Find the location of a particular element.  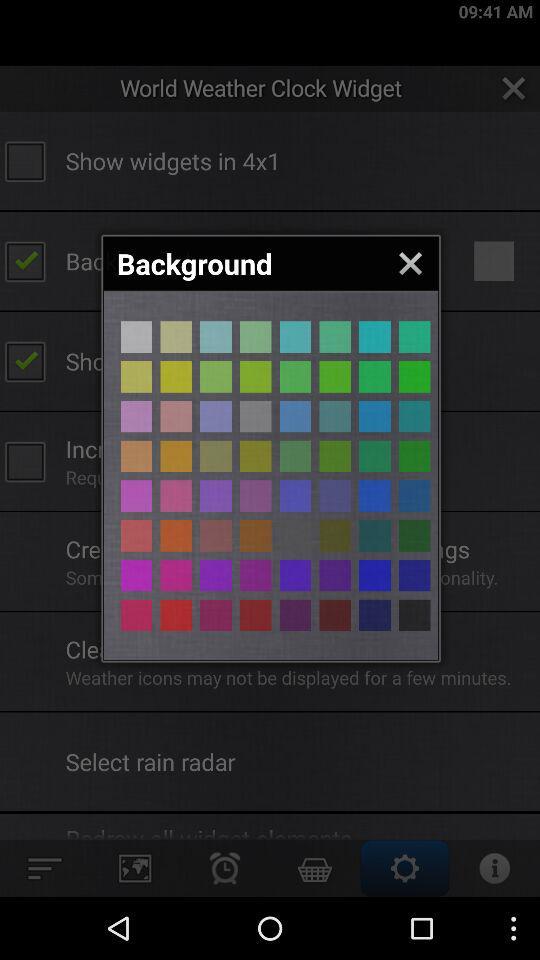

colour page is located at coordinates (374, 614).